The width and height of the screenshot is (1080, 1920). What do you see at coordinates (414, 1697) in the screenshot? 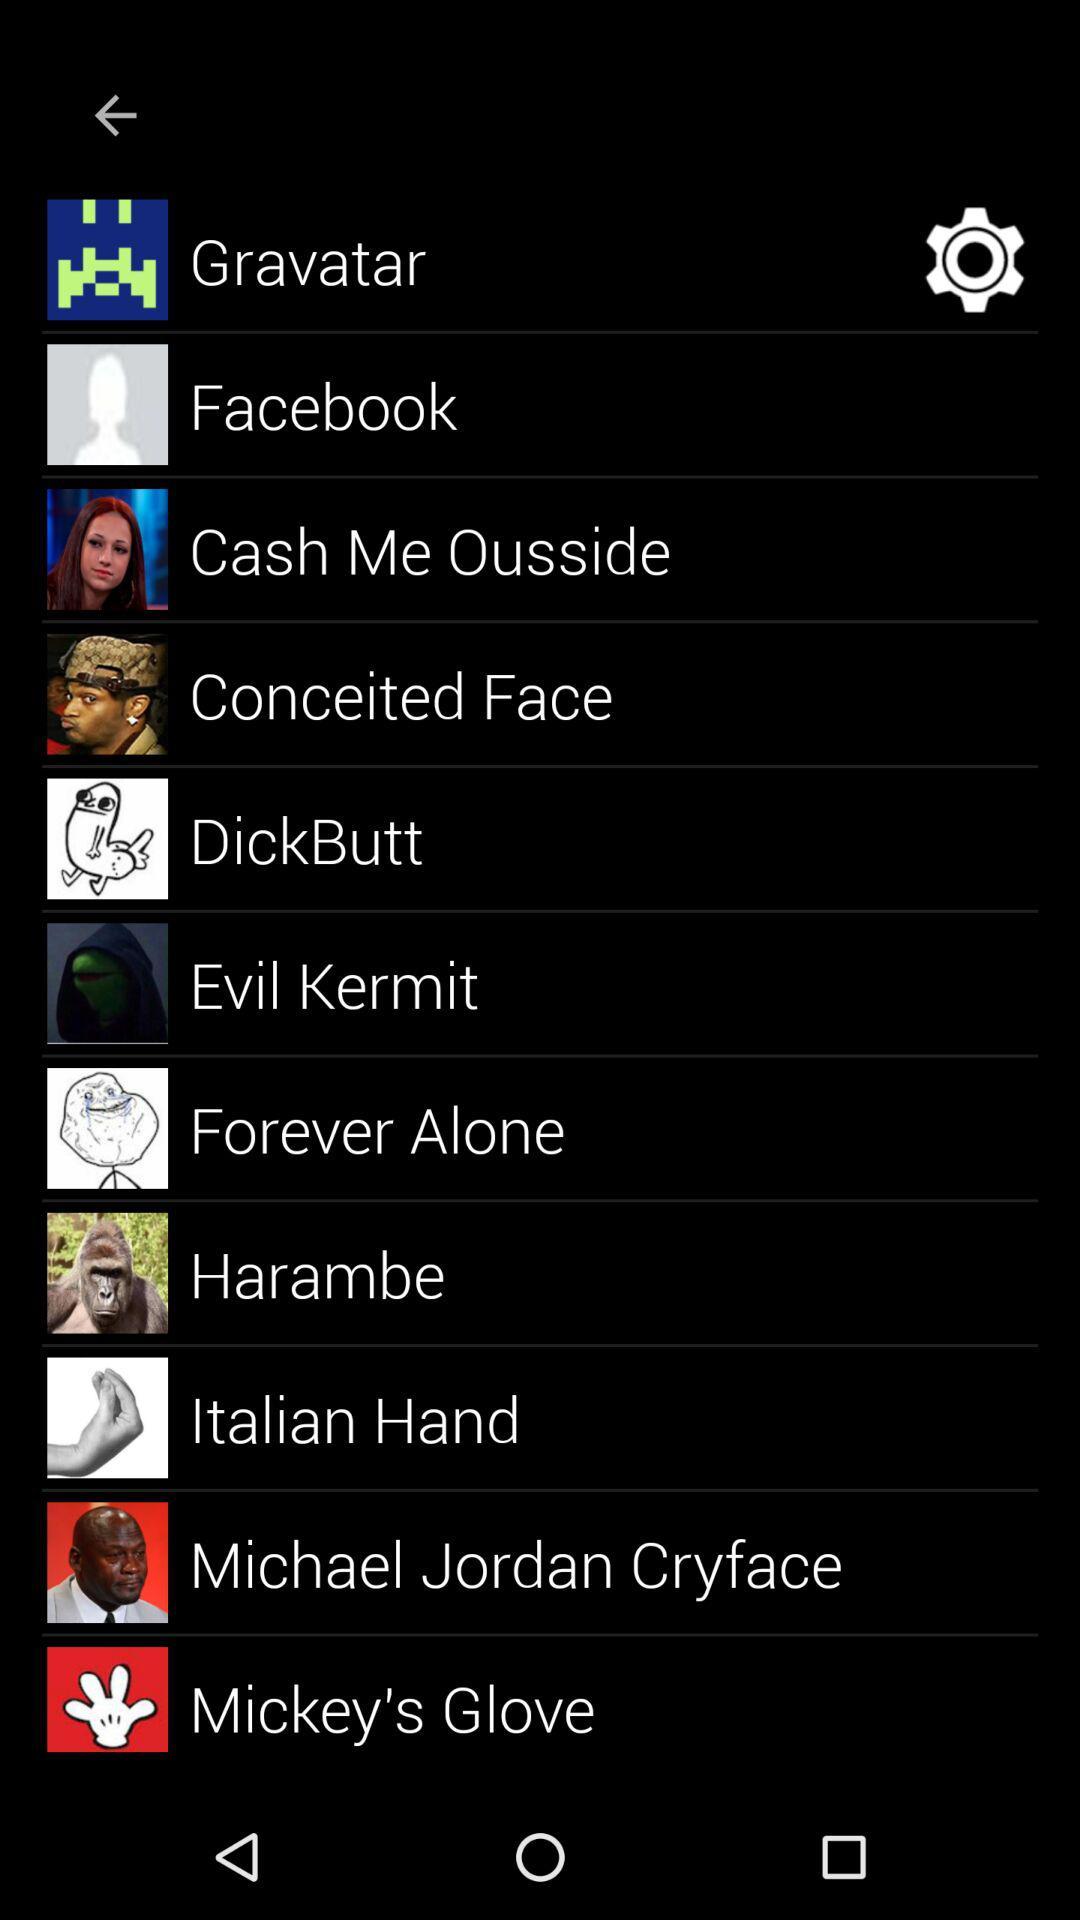
I see `the mickey's glove` at bounding box center [414, 1697].